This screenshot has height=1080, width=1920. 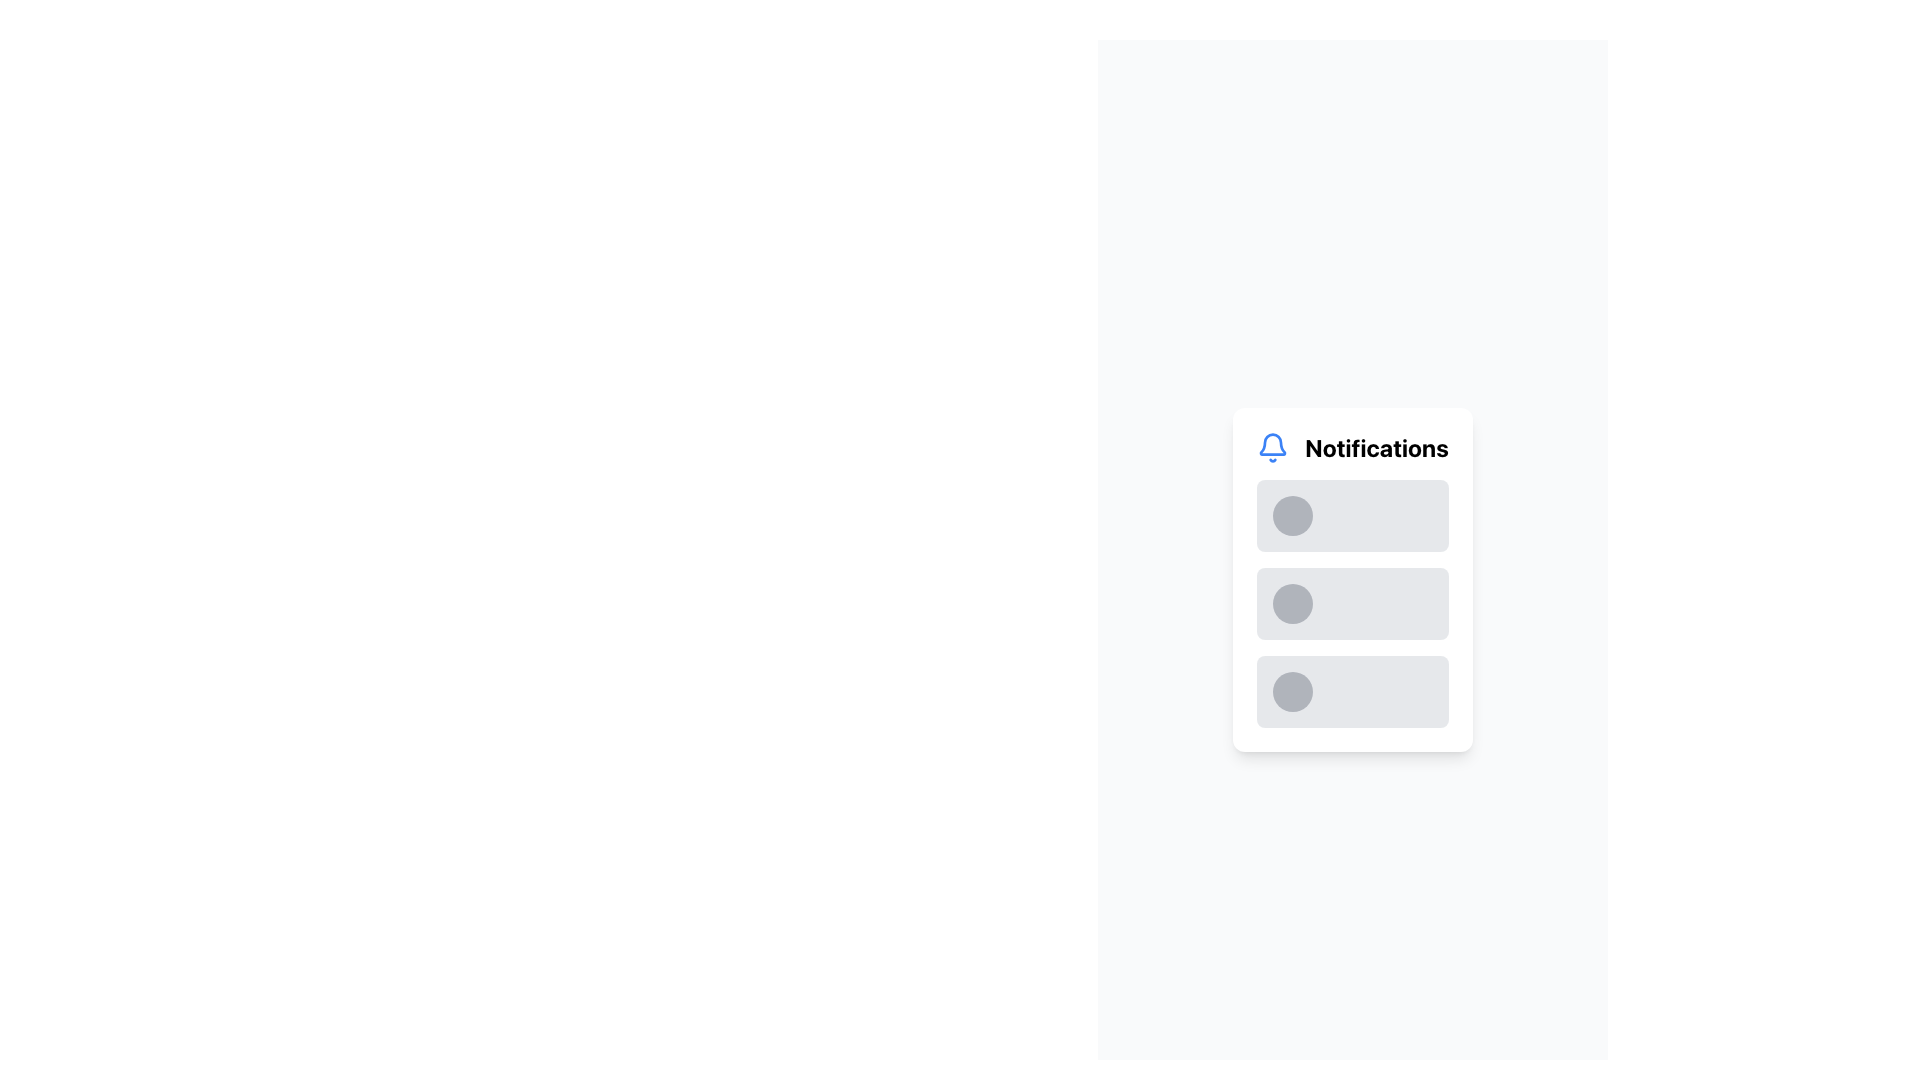 I want to click on the gray rectangular placeholder bar within the notification card, which represents a loading state, so click(x=1380, y=603).